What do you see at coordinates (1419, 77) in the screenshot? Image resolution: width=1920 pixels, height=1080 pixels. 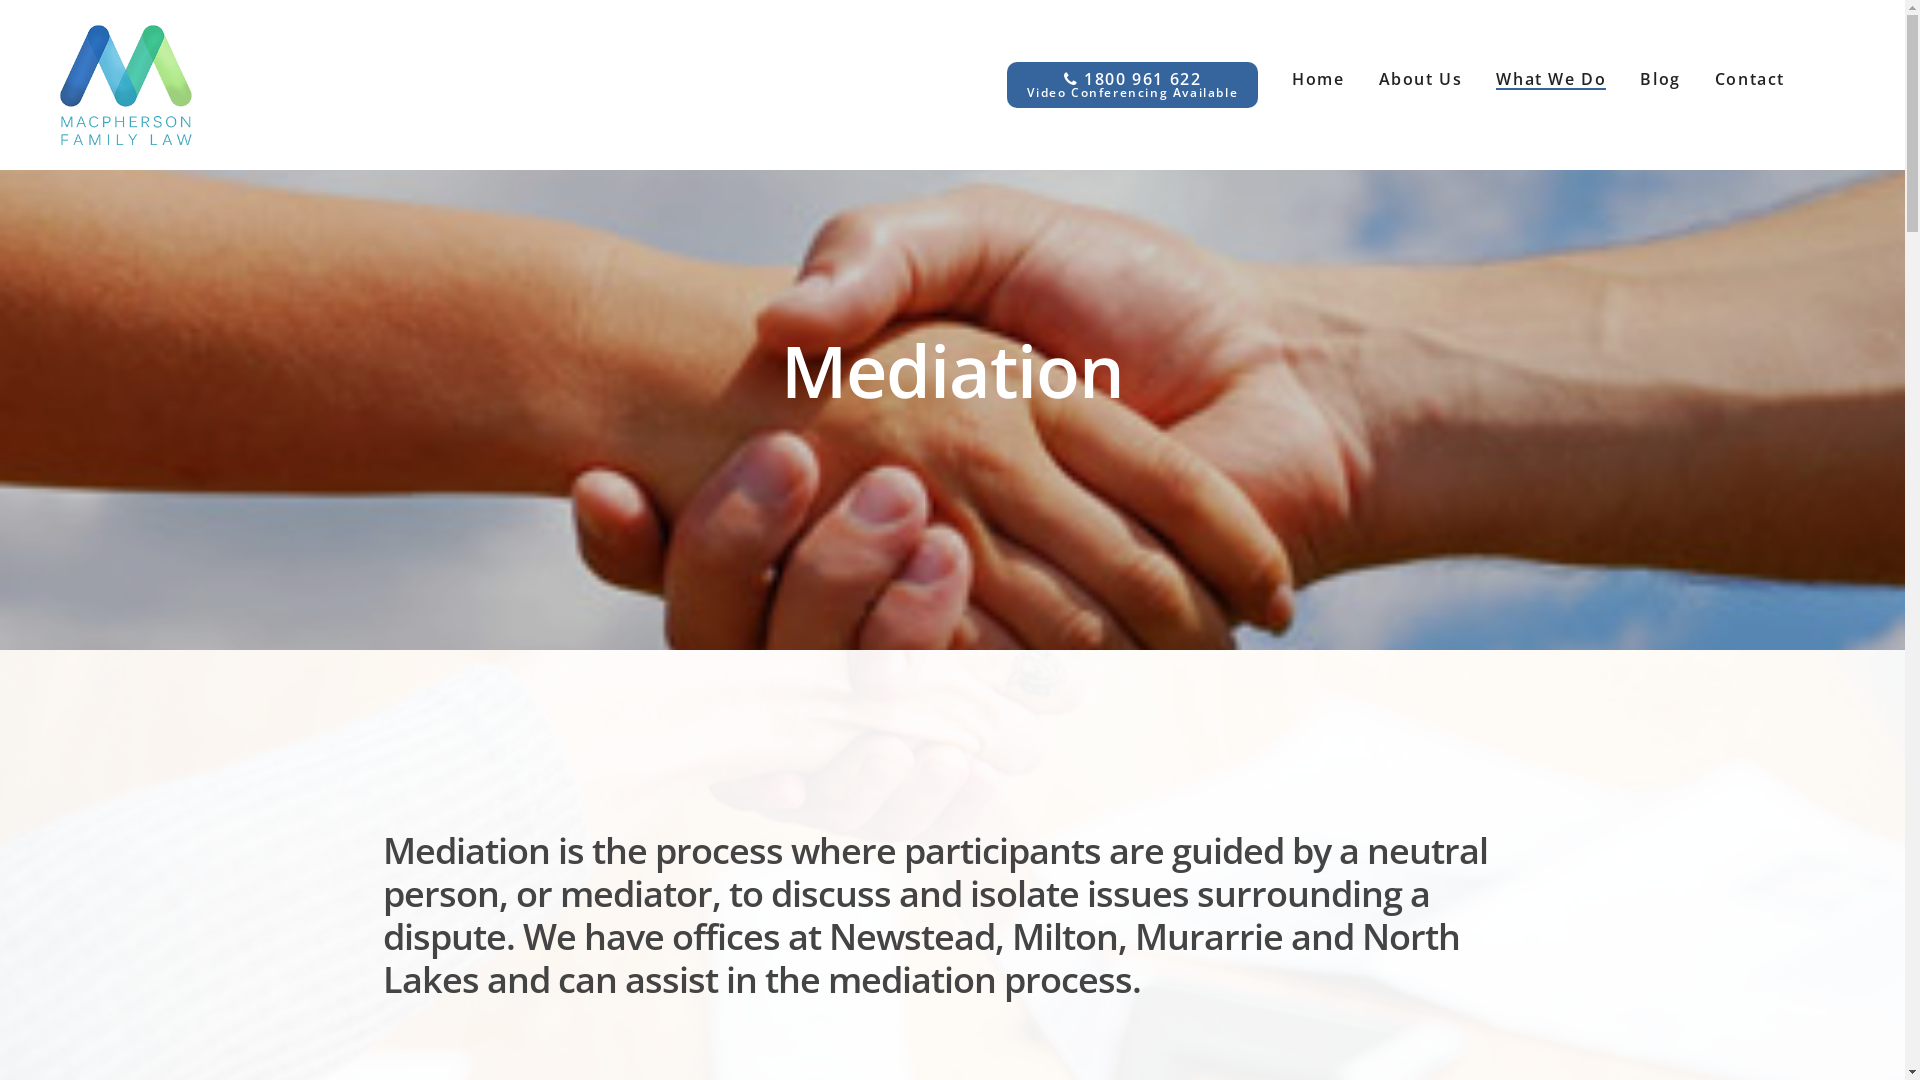 I see `'About Us'` at bounding box center [1419, 77].